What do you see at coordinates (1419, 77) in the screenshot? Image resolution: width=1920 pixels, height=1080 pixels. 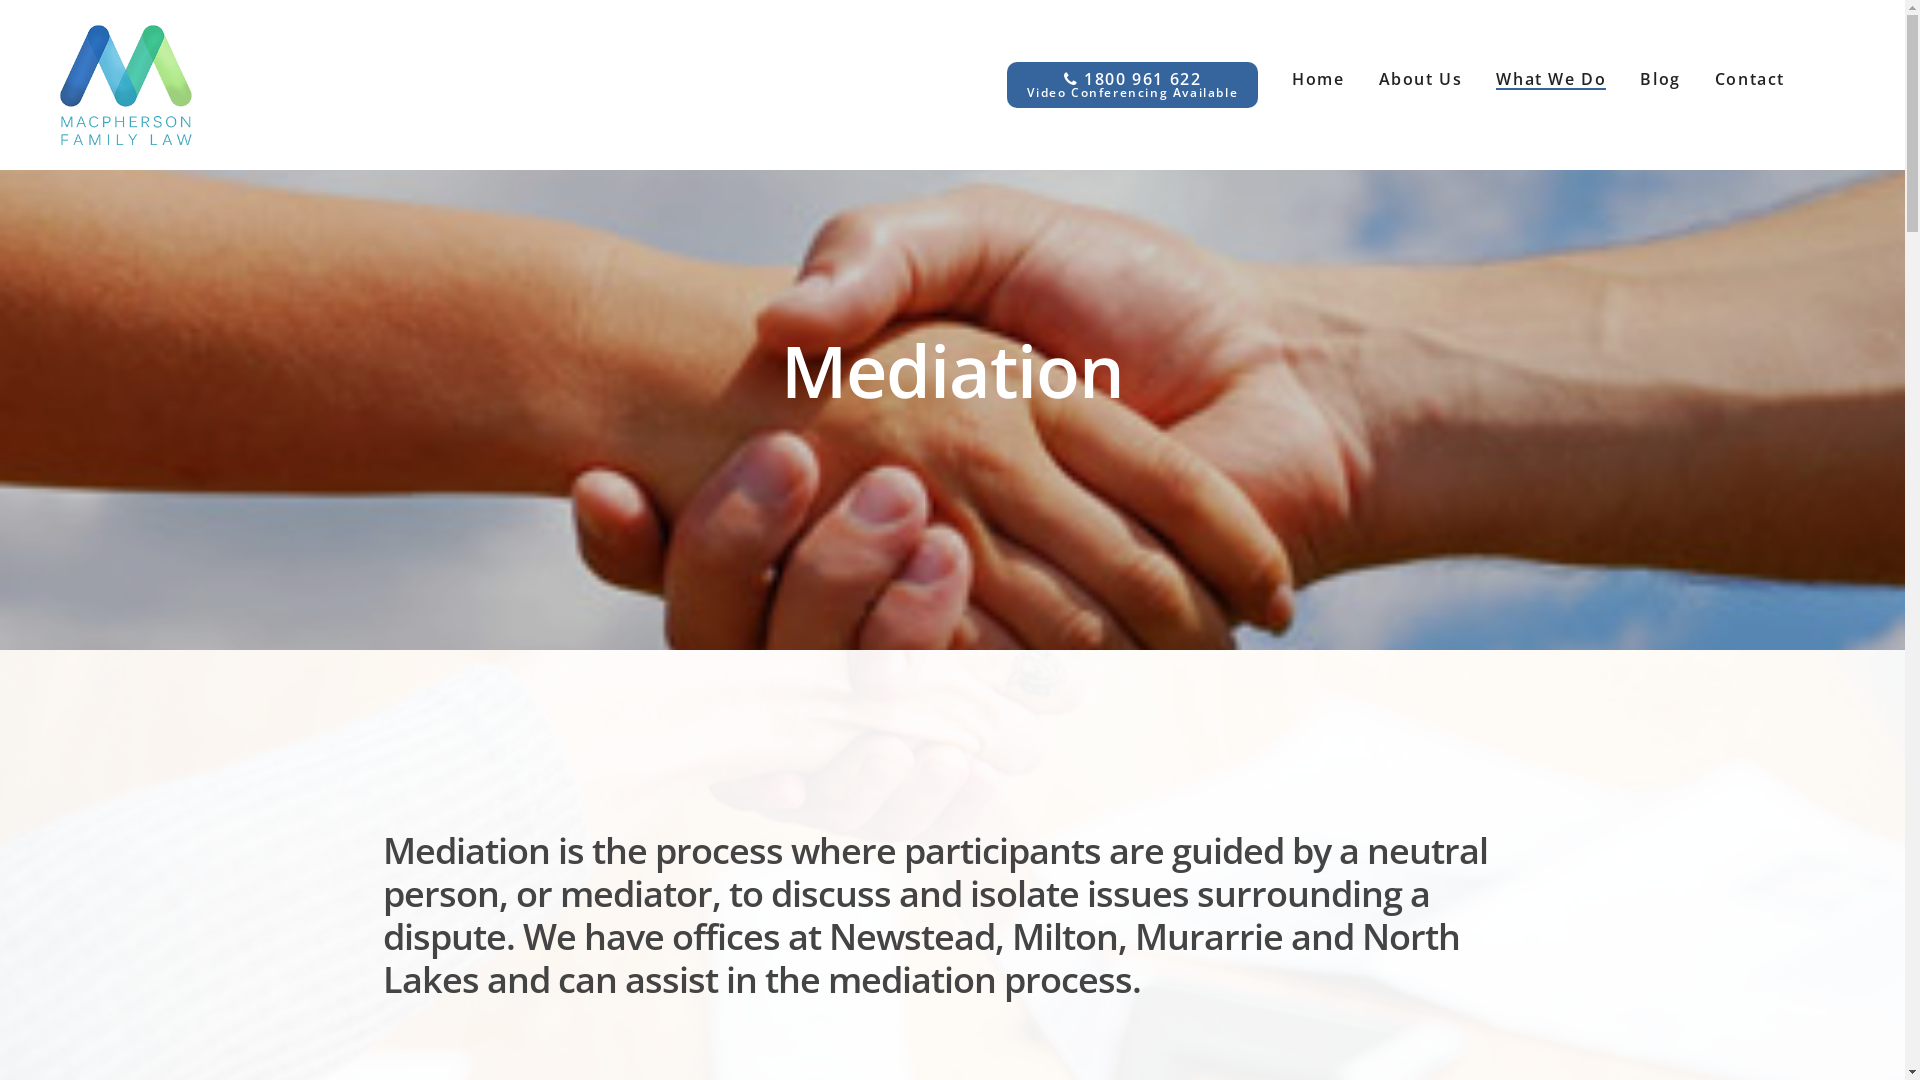 I see `'About Us'` at bounding box center [1419, 77].